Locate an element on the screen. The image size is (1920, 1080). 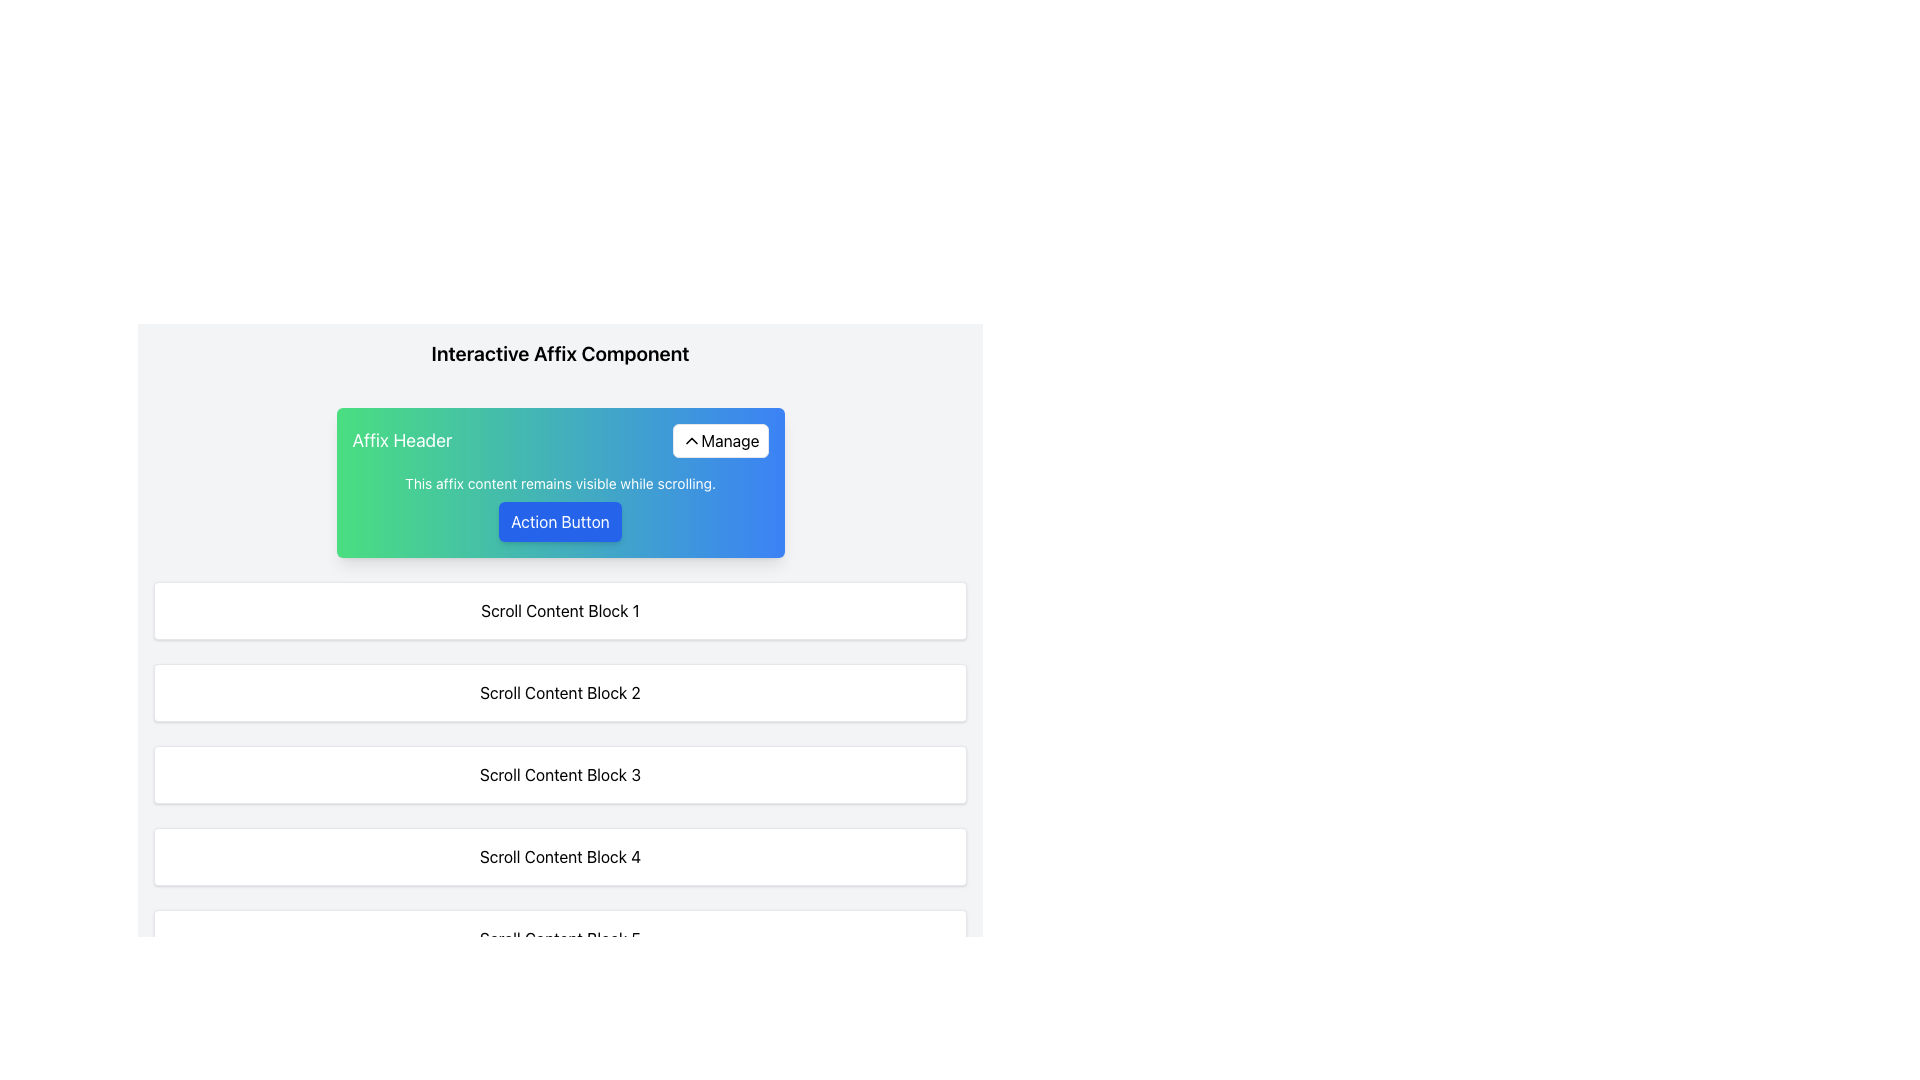
the textual header labeled 'Interactive Affix Component' is located at coordinates (560, 353).